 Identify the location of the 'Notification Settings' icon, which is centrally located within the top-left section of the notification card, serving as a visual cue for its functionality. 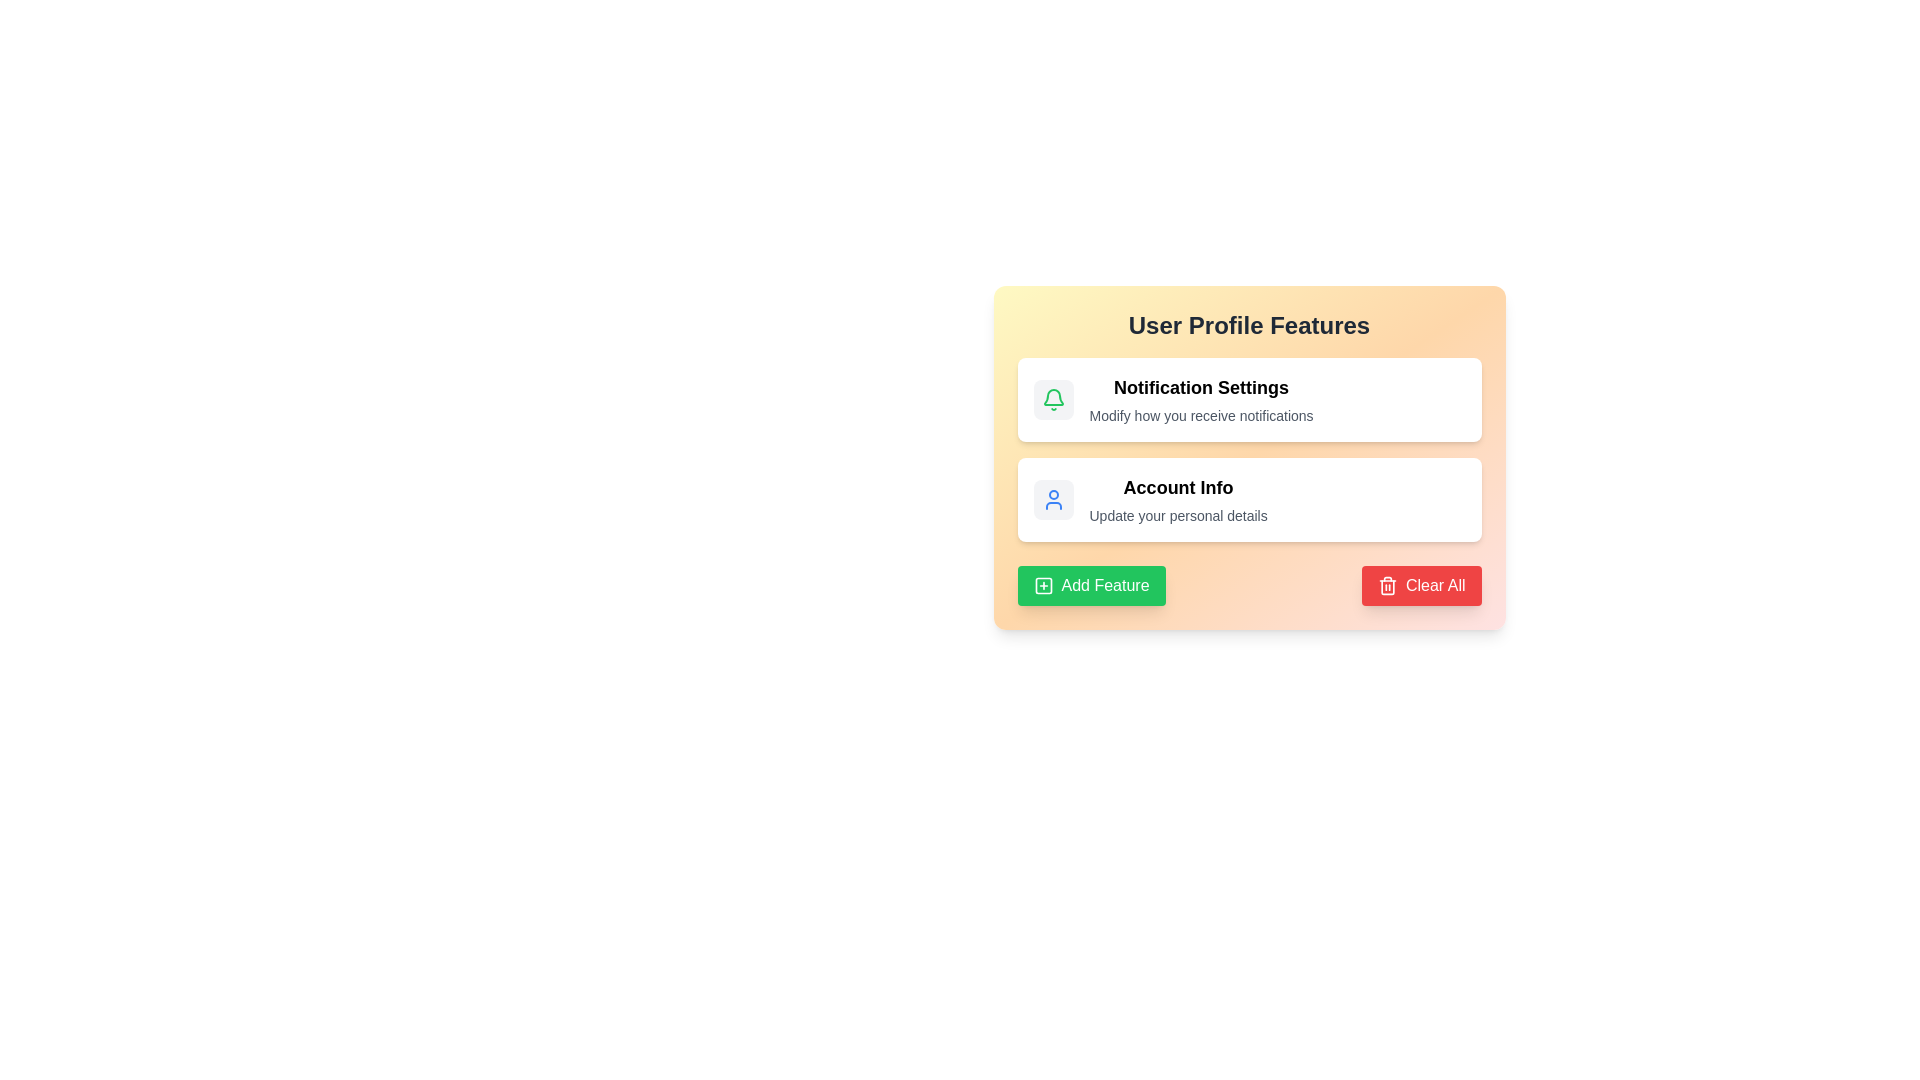
(1052, 400).